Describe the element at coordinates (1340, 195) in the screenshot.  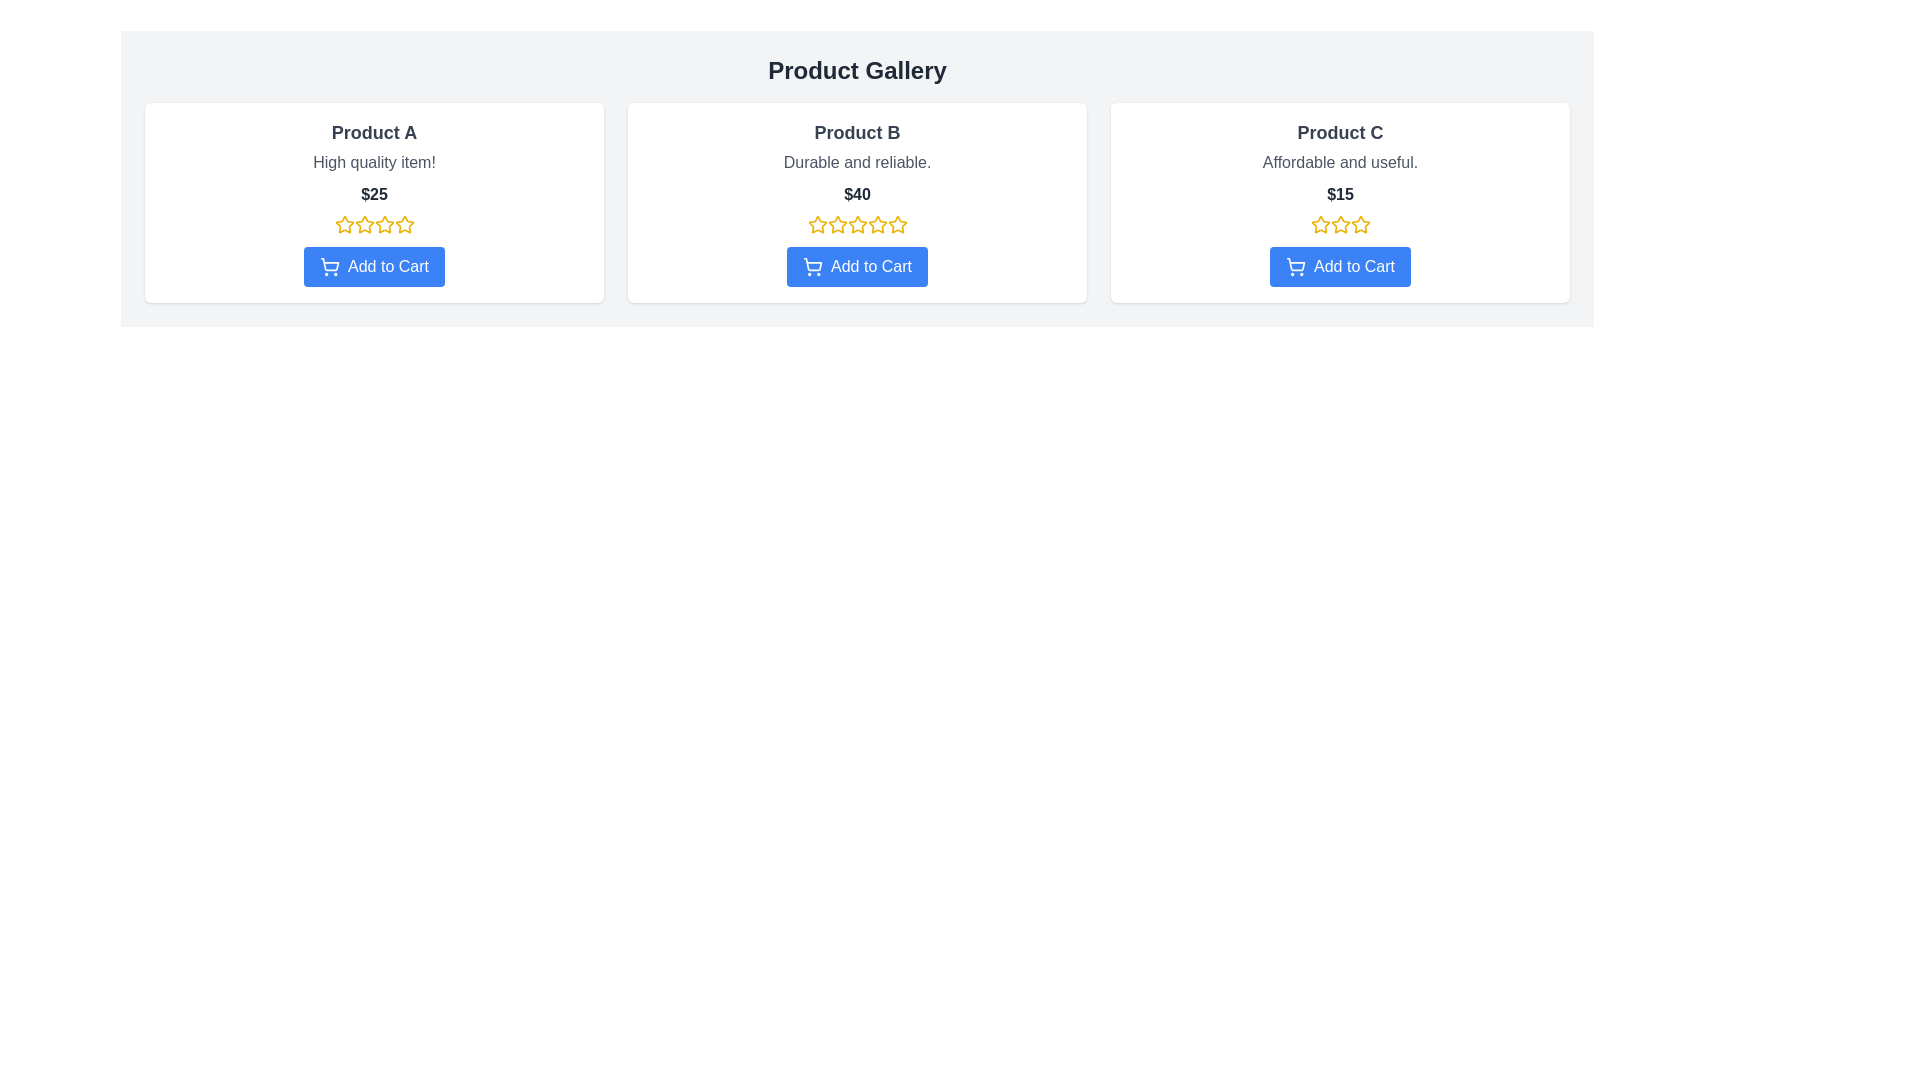
I see `the price label displaying $15 for 'Product C', located in the third product card above the star icons` at that location.